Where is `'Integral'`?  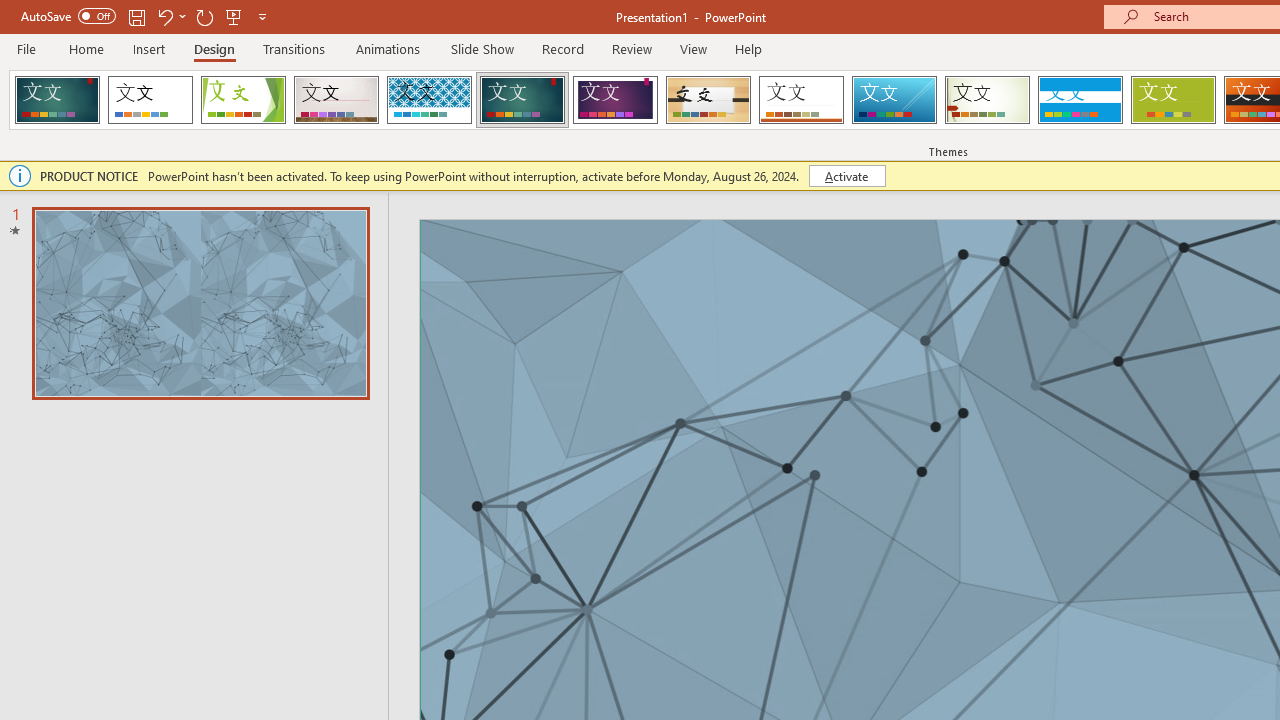 'Integral' is located at coordinates (428, 100).